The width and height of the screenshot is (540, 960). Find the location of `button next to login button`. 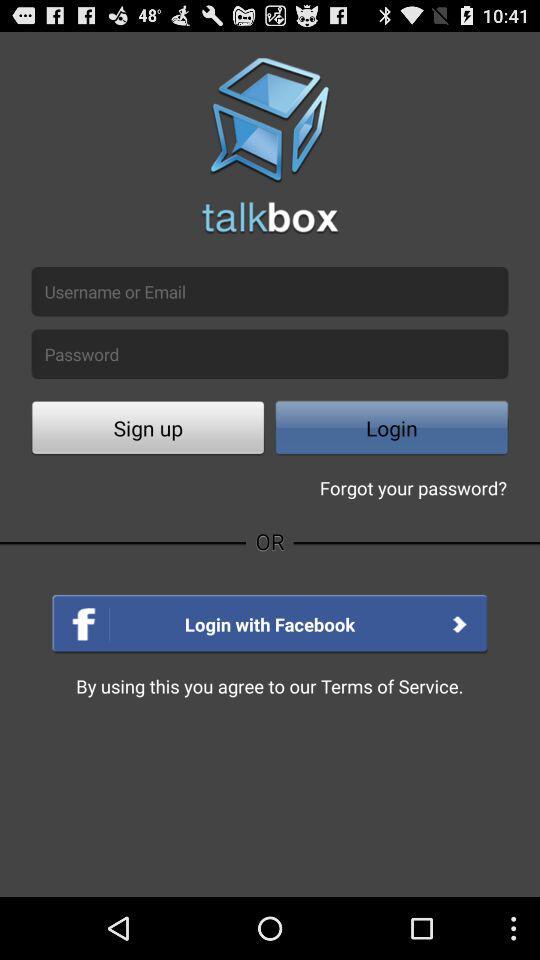

button next to login button is located at coordinates (147, 430).